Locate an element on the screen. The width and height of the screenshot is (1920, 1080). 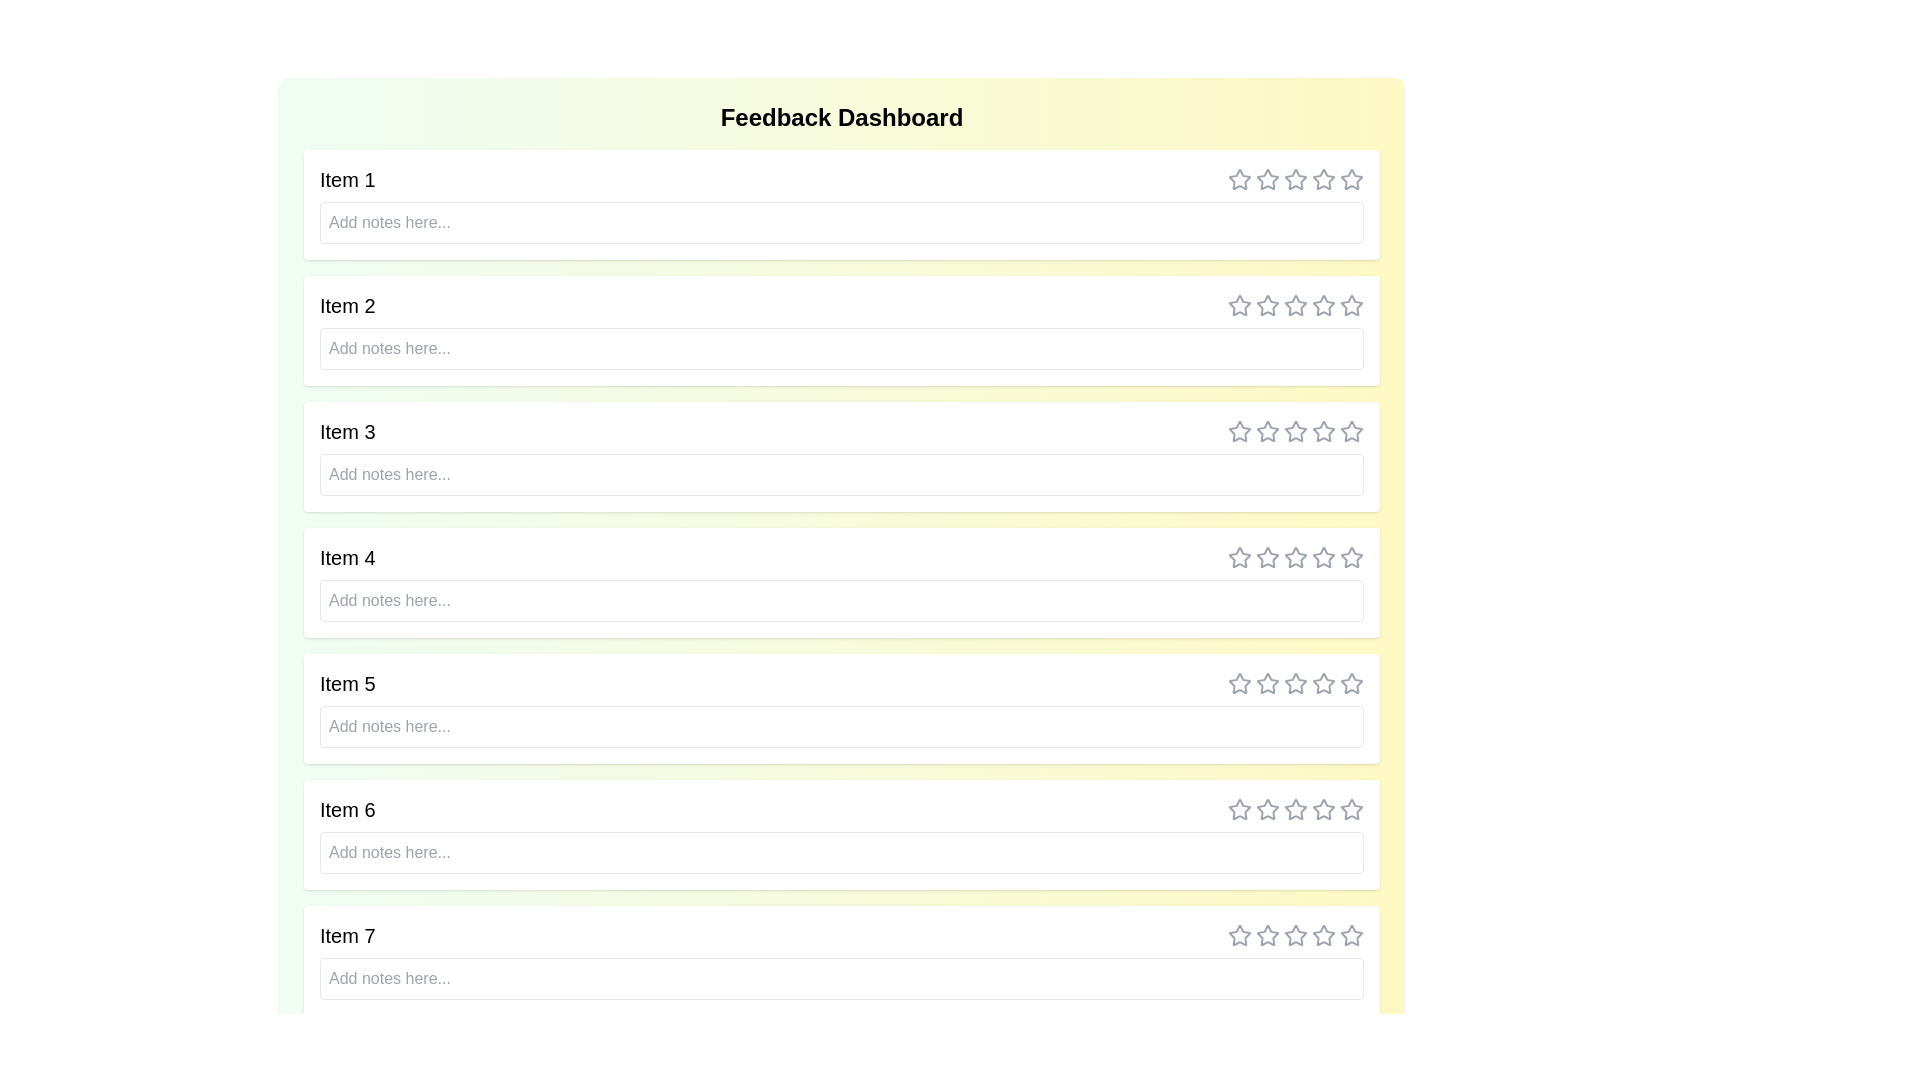
the rating for an item to 4 stars is located at coordinates (1324, 180).